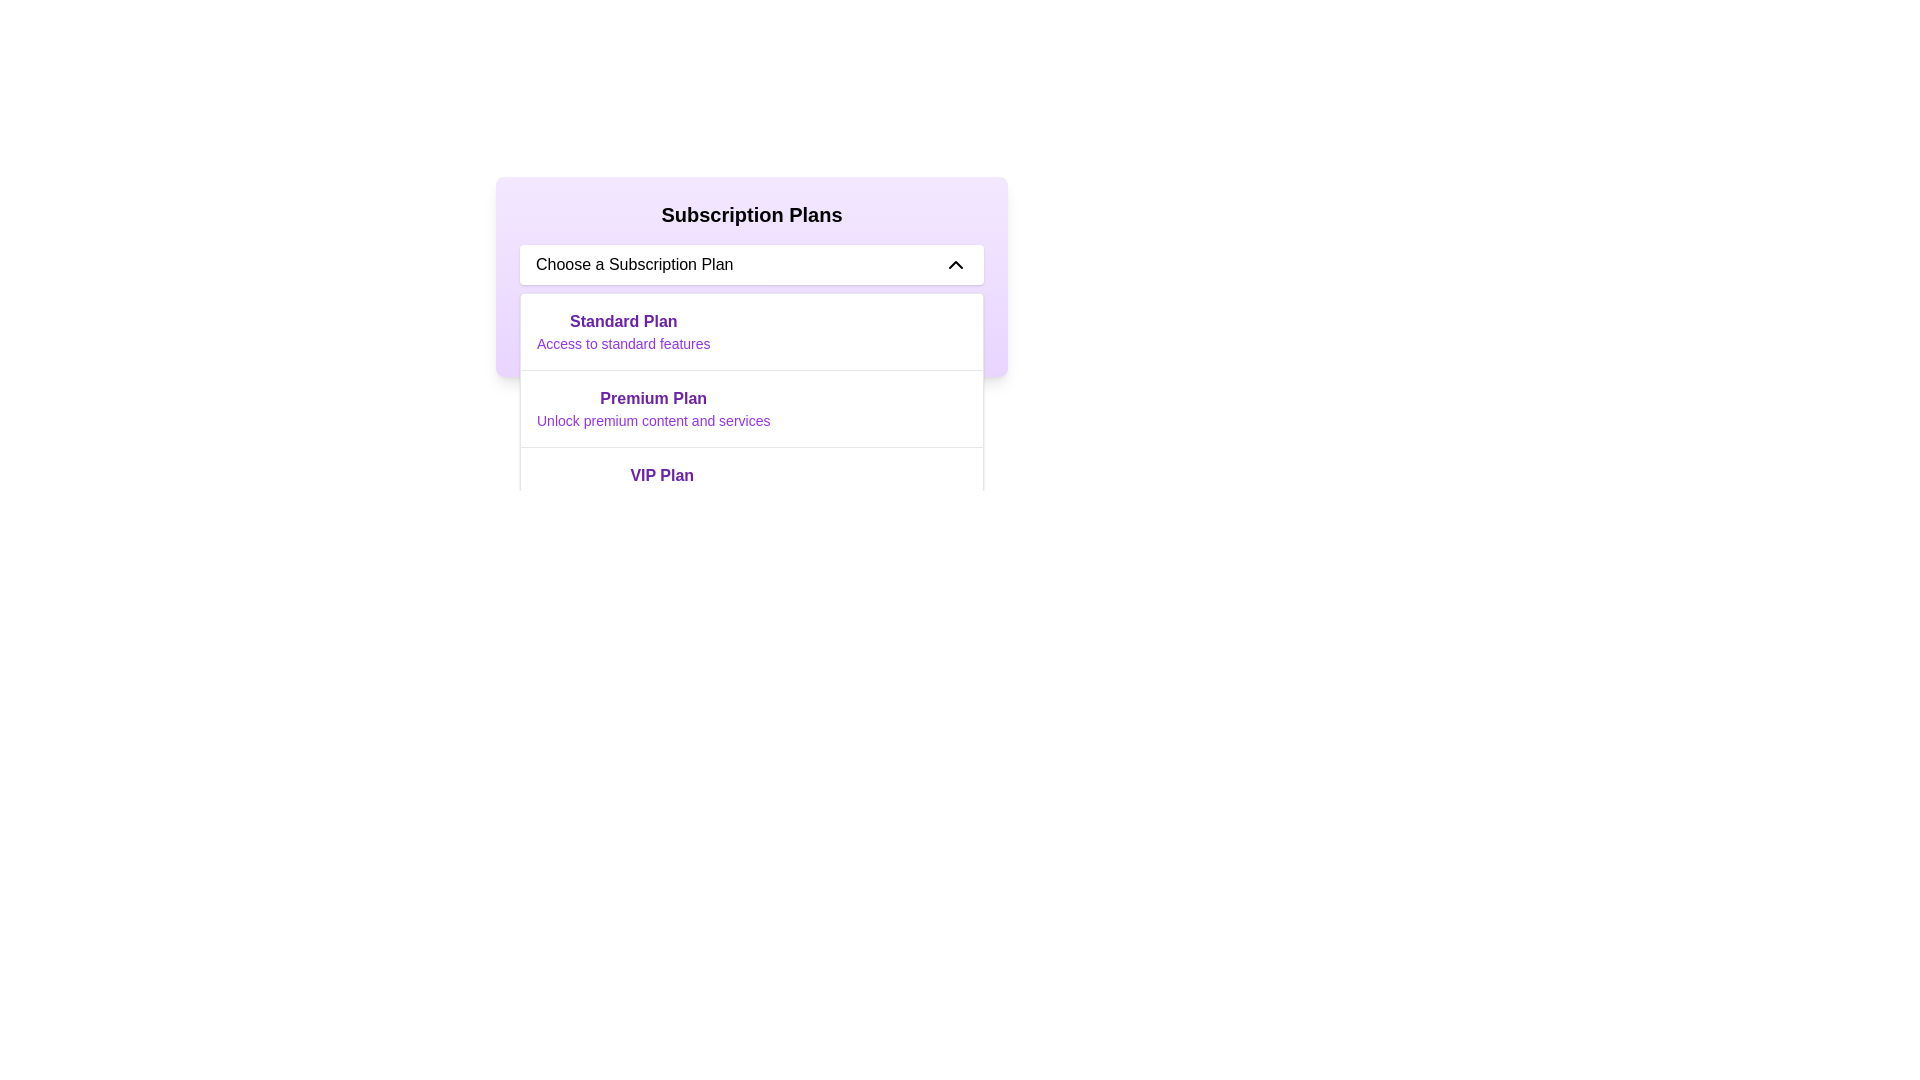  What do you see at coordinates (751, 407) in the screenshot?
I see `the second option in the 'Subscription Plans' dropdown list` at bounding box center [751, 407].